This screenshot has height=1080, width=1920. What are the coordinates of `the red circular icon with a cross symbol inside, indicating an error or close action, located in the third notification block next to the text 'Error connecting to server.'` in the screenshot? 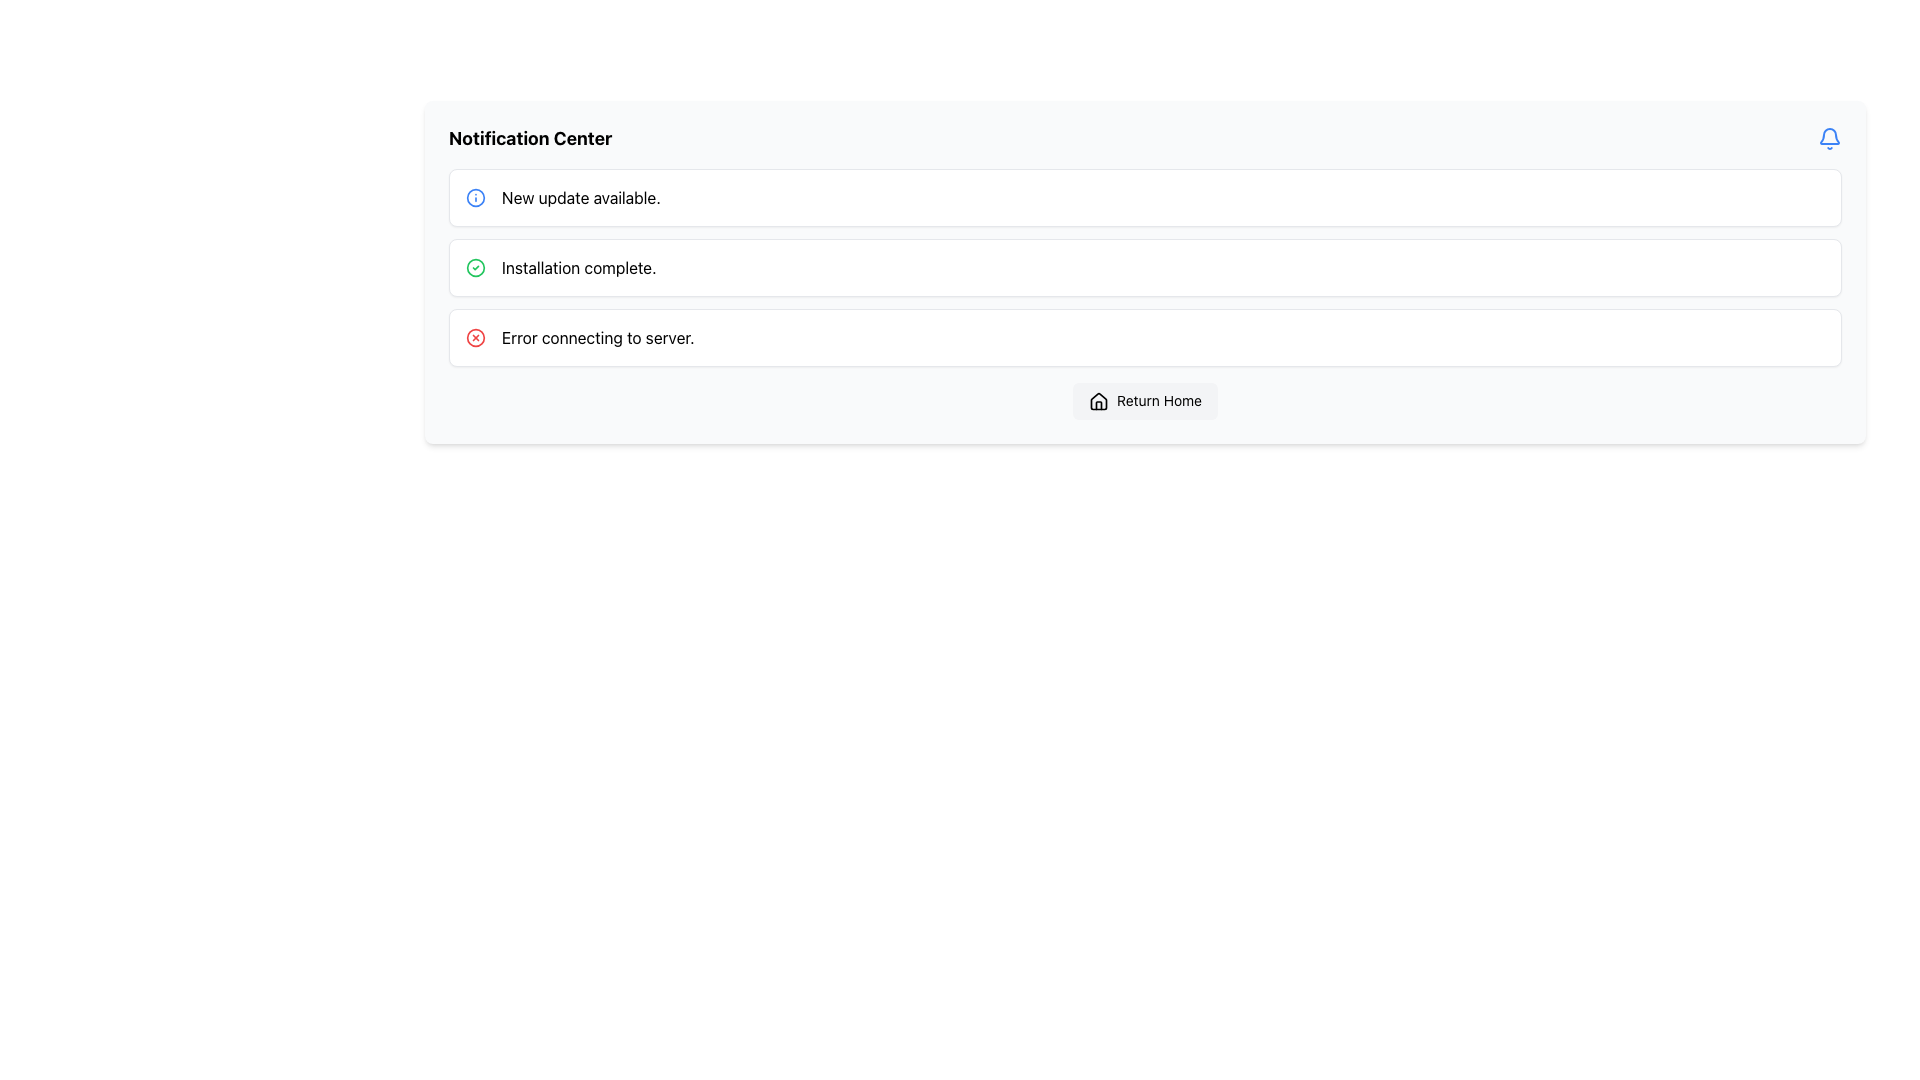 It's located at (474, 337).